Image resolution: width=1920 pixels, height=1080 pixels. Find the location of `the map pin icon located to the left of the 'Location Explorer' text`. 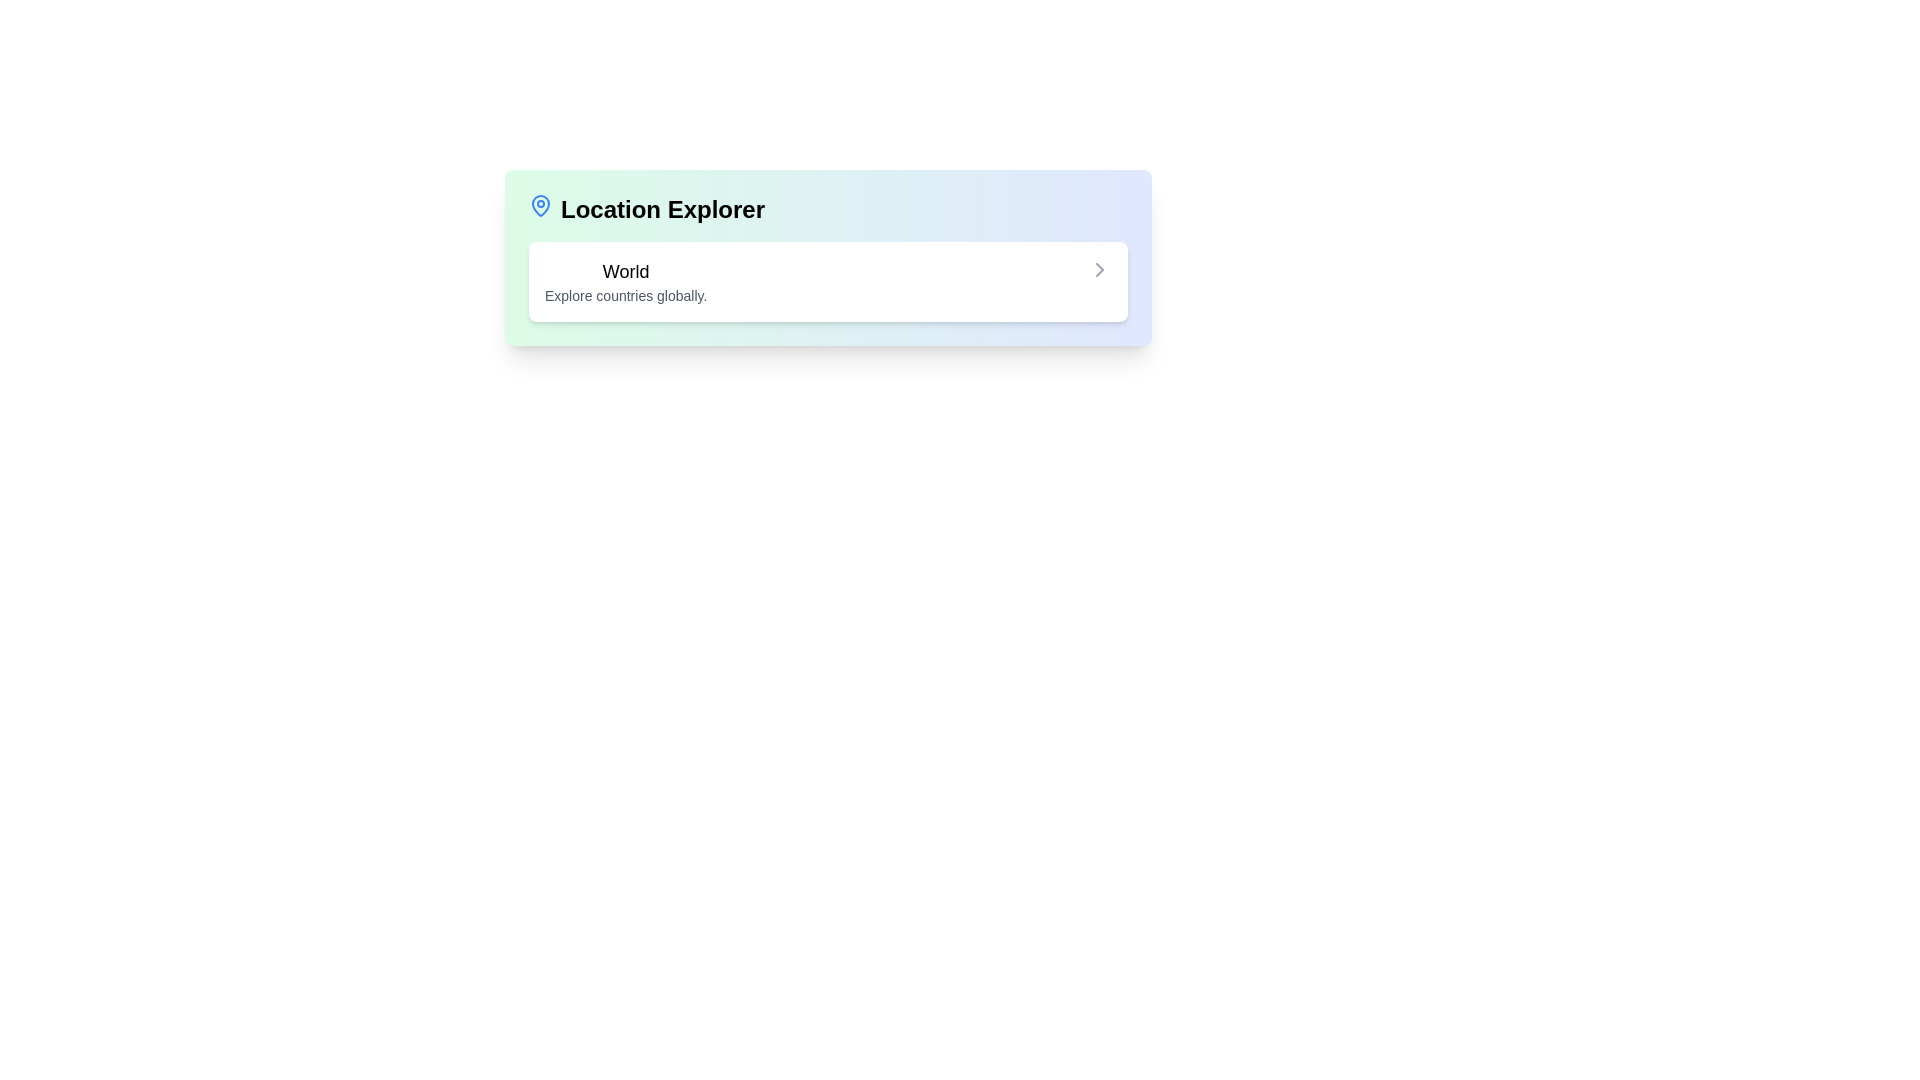

the map pin icon located to the left of the 'Location Explorer' text is located at coordinates (541, 204).